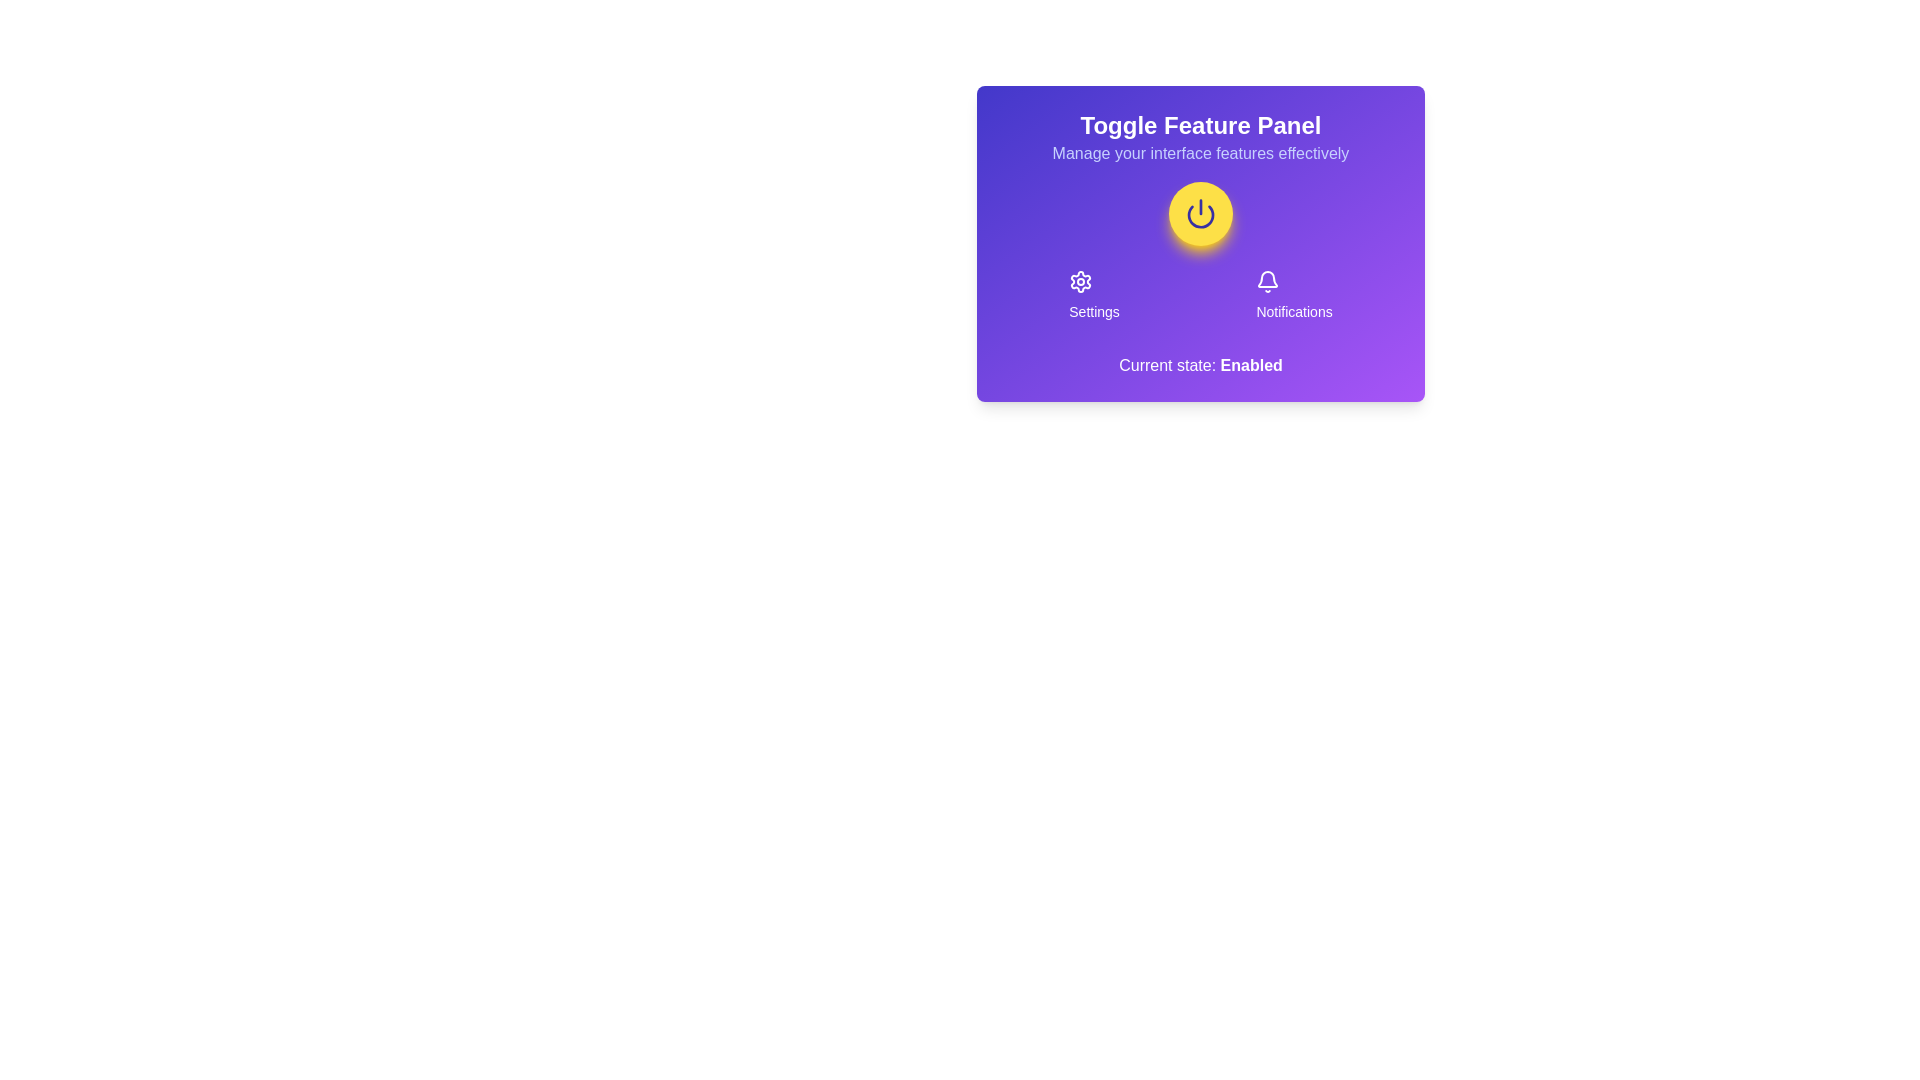 This screenshot has height=1080, width=1920. Describe the element at coordinates (1250, 365) in the screenshot. I see `the 'Enabled' text label, which is styled in bold white font on a purple background, located at the bottom-center of the panel within the text string 'Current state: Enabled'` at that location.